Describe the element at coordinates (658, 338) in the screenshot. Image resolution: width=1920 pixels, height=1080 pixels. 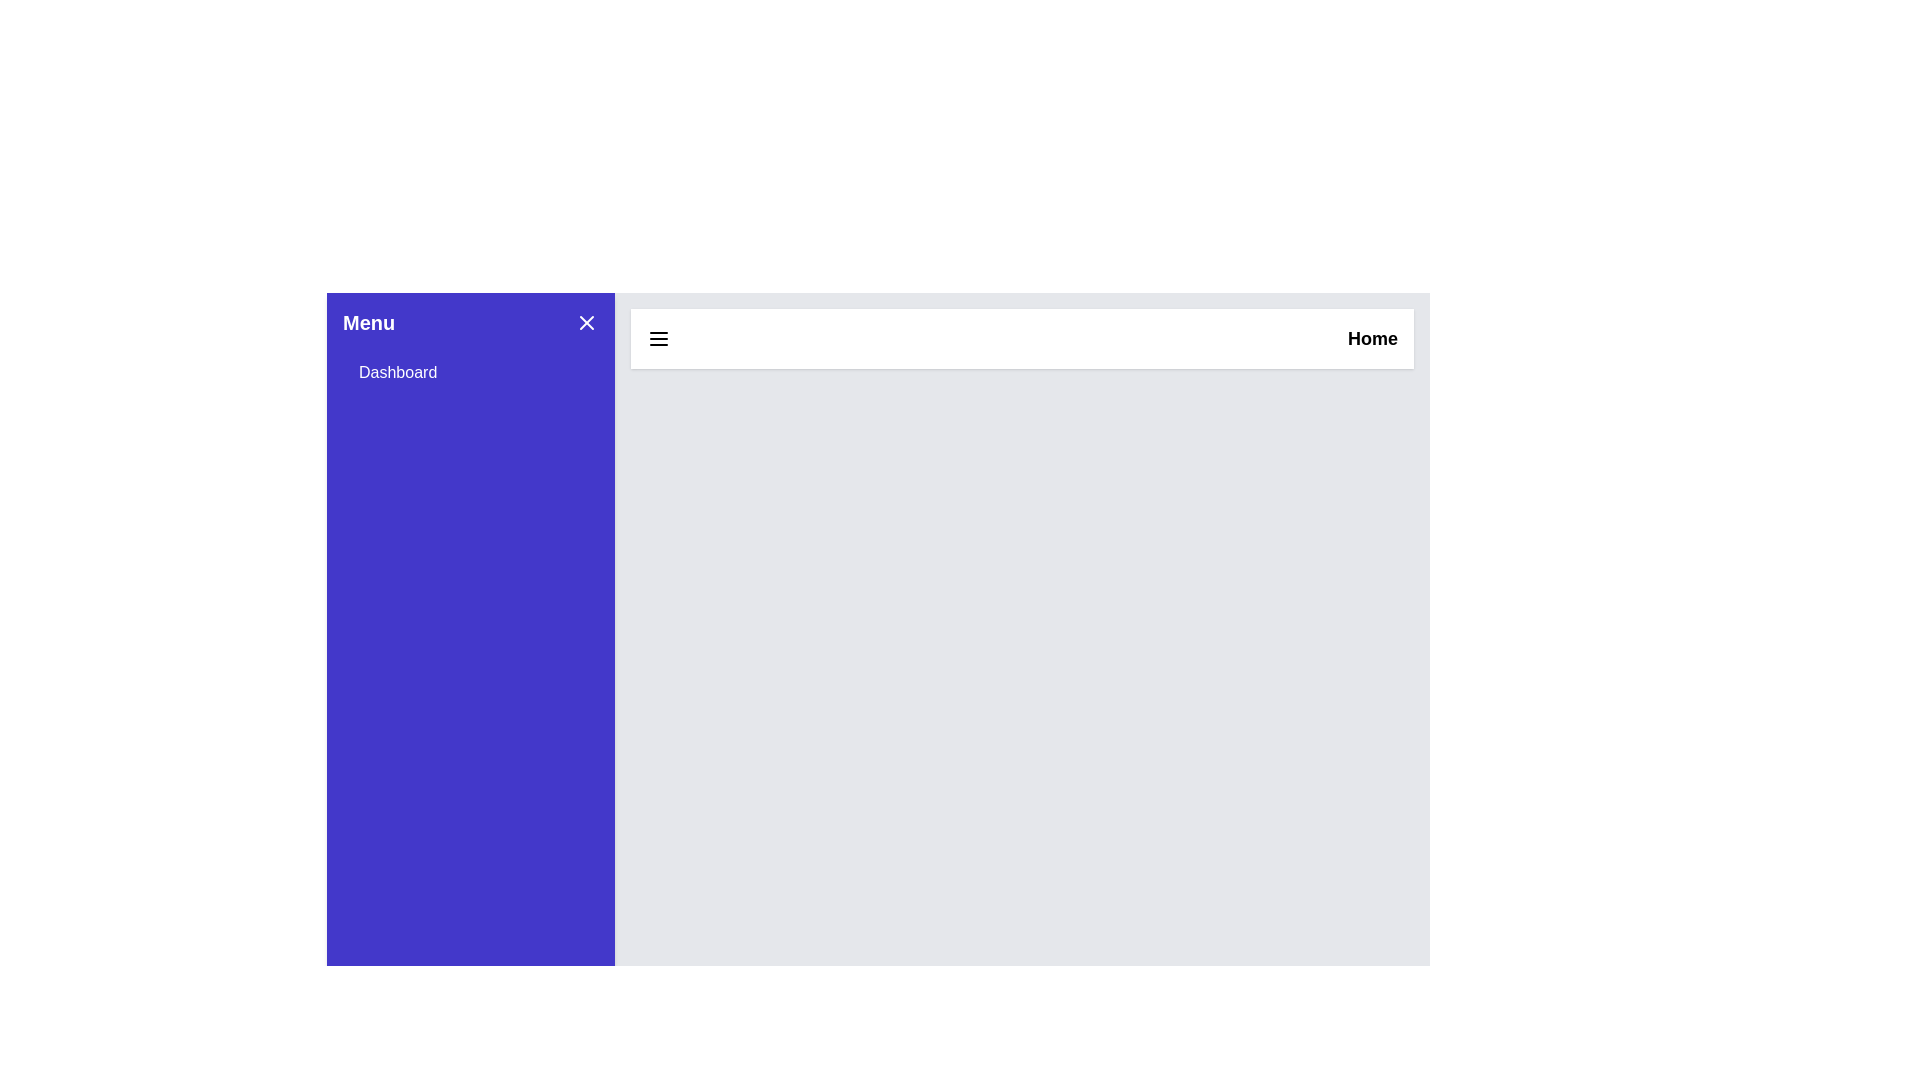
I see `menu icon to open the drawer` at that location.